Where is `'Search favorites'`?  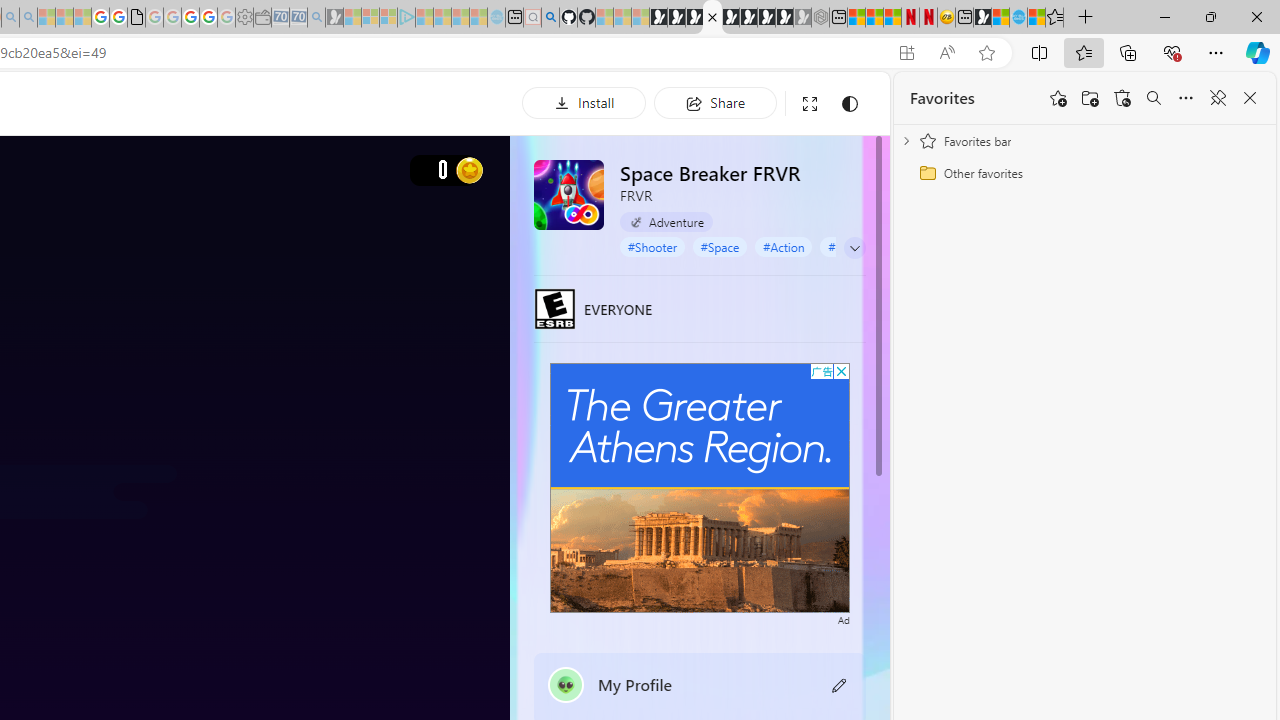
'Search favorites' is located at coordinates (1153, 98).